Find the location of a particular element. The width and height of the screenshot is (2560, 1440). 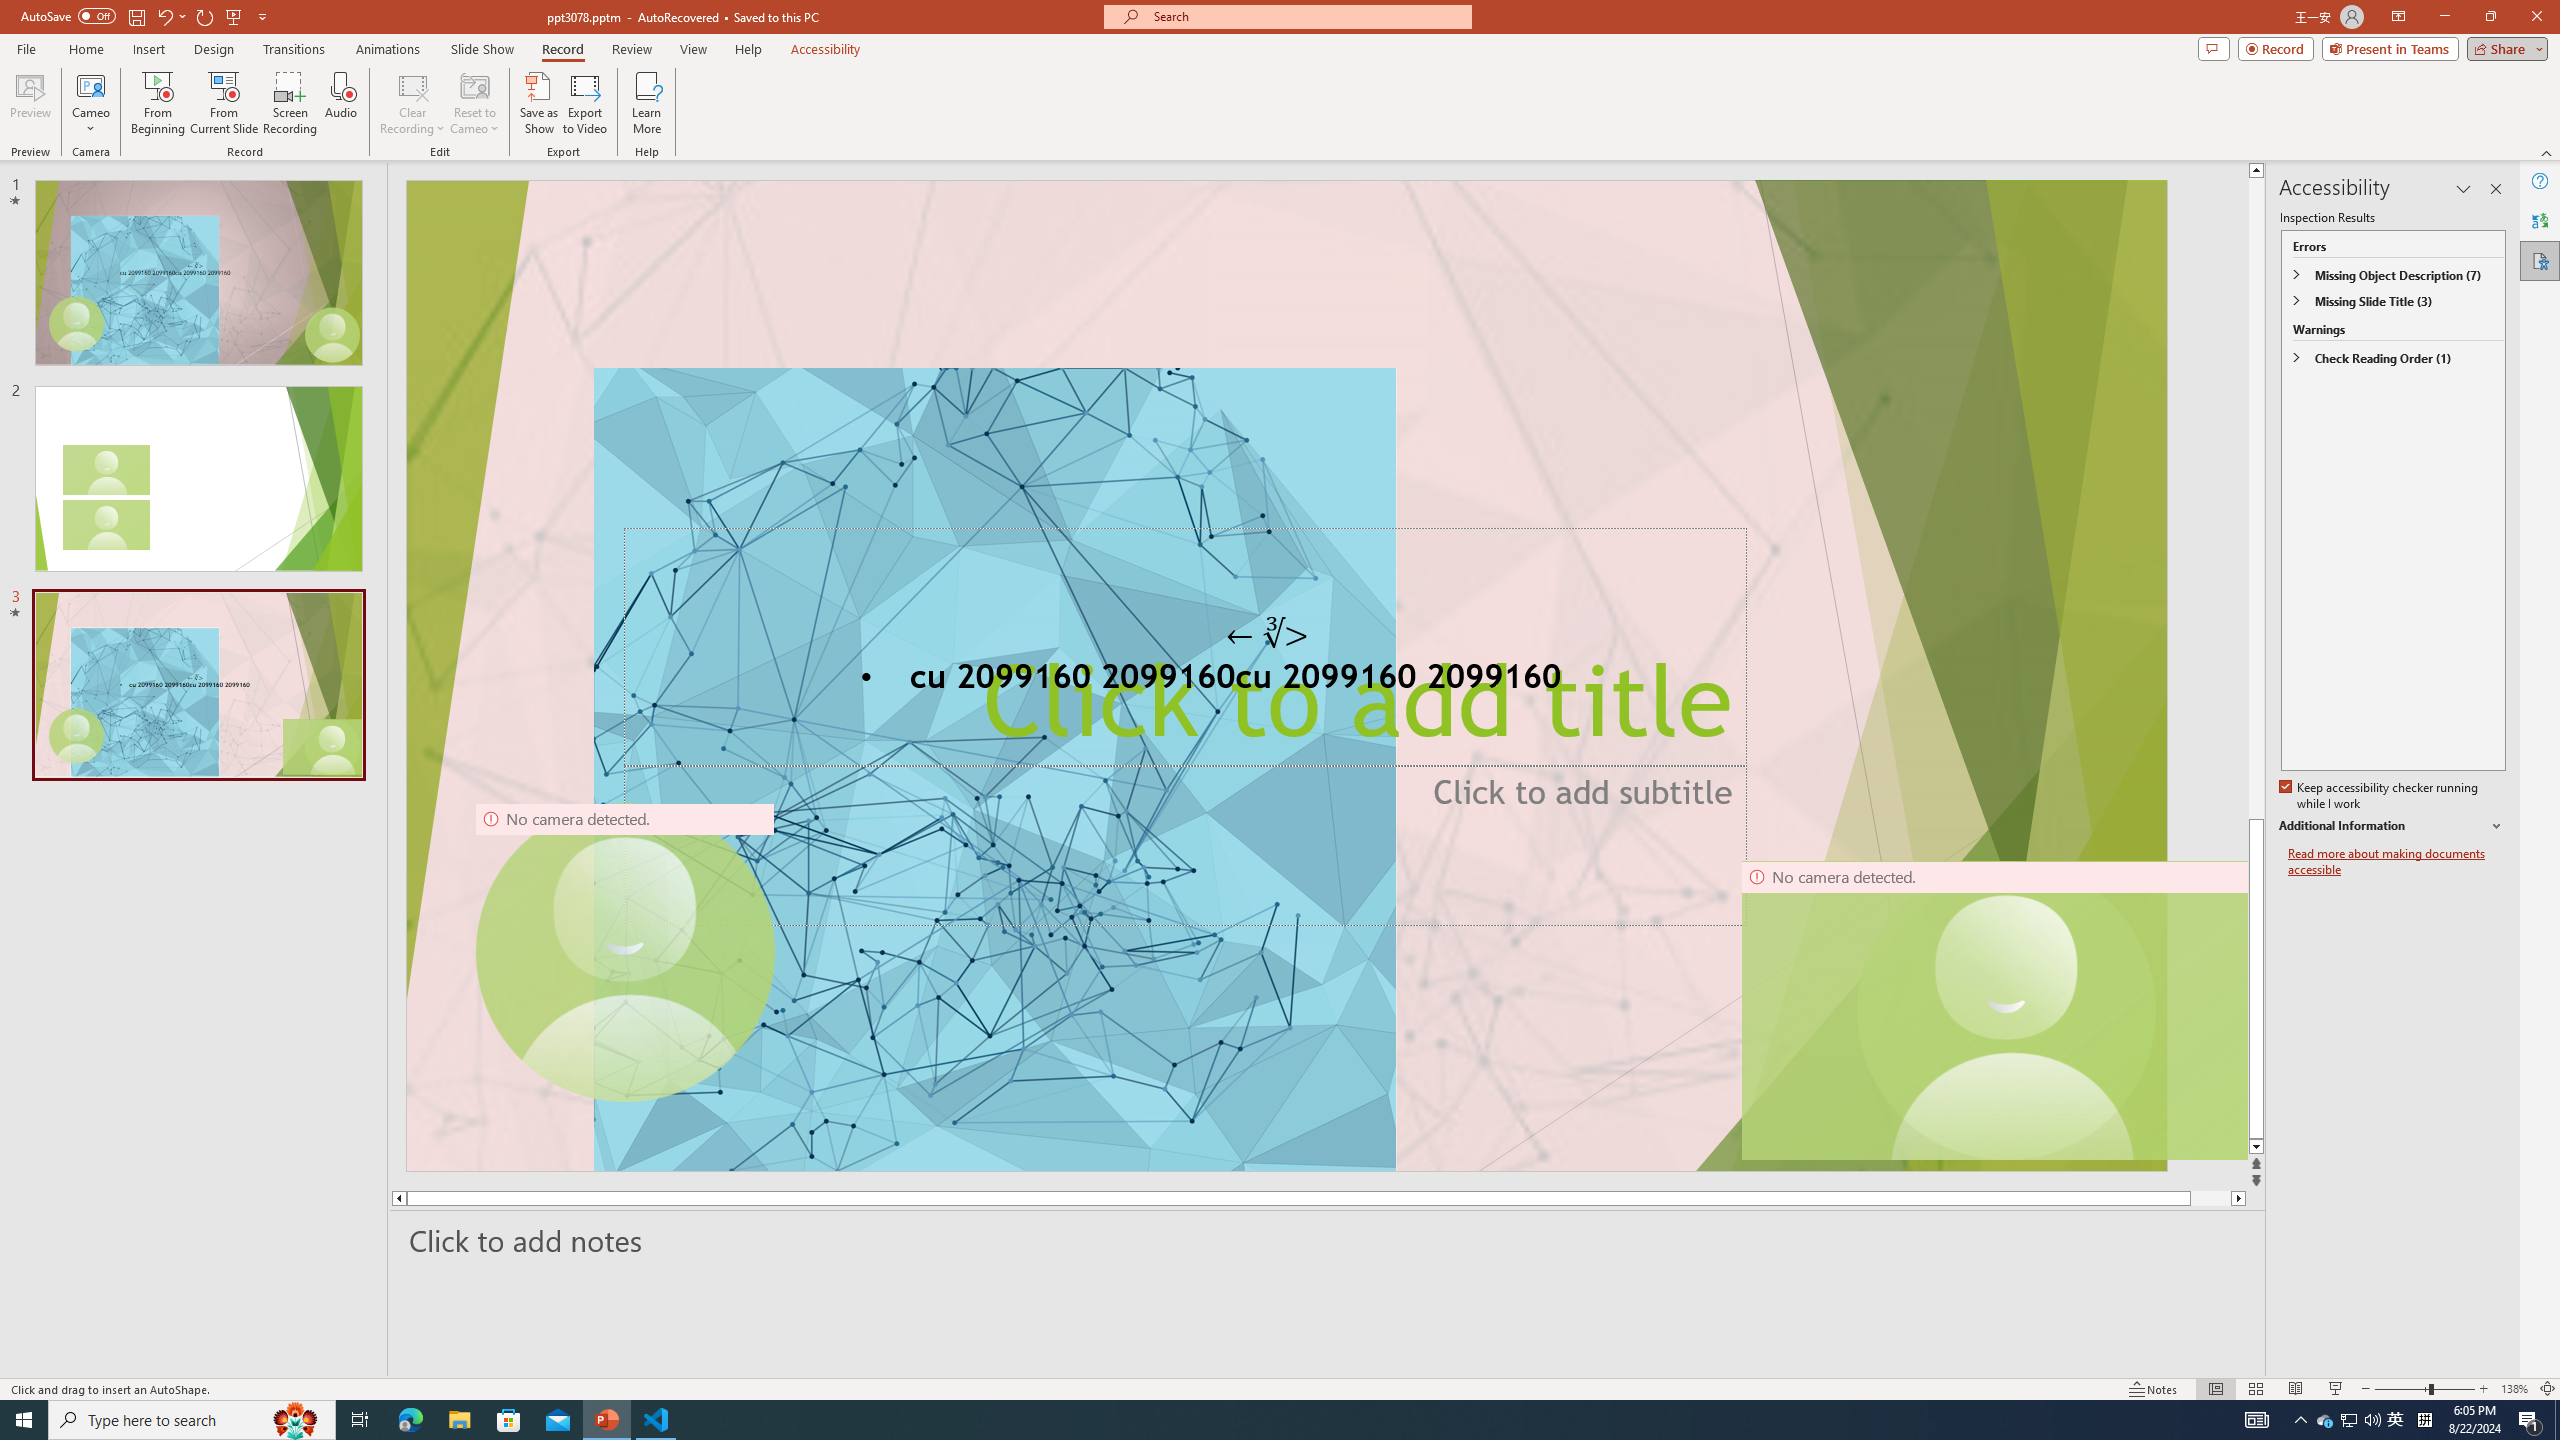

'Camera 11, No camera detected.' is located at coordinates (2006, 1010).